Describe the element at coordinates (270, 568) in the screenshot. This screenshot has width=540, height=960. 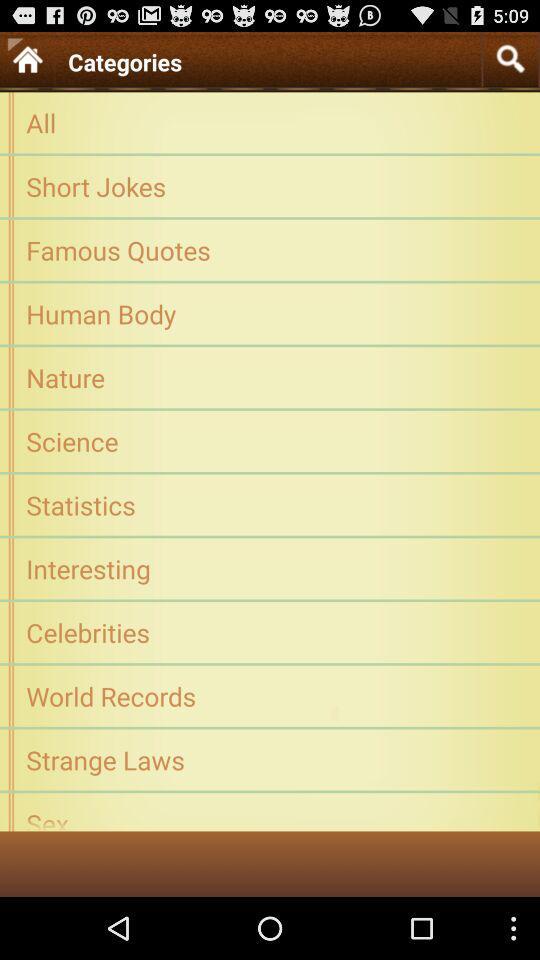
I see `interesting app` at that location.